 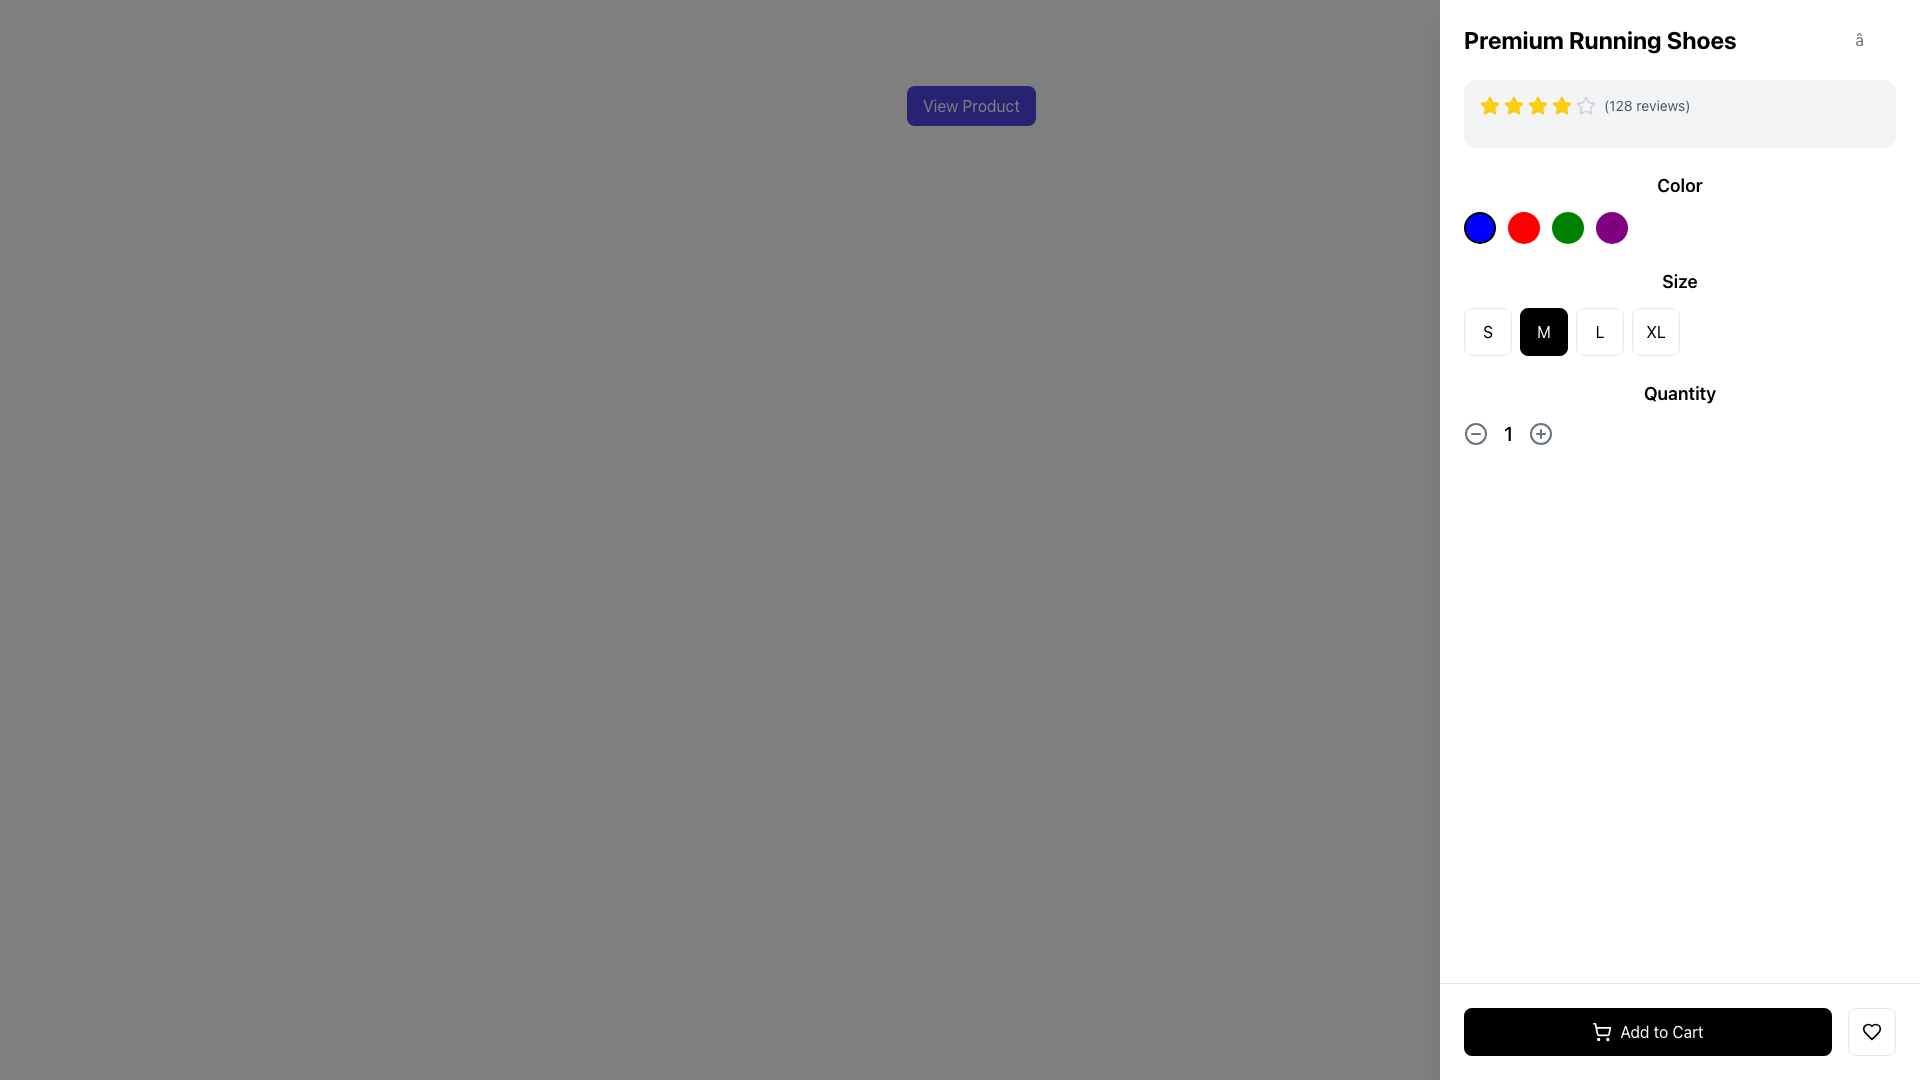 I want to click on the increment button located in the 'Quantity' section, which is positioned to the right of the decrement button ('-') and next to the number indicator ('1'), to increment the selected quantity by one, so click(x=1539, y=433).